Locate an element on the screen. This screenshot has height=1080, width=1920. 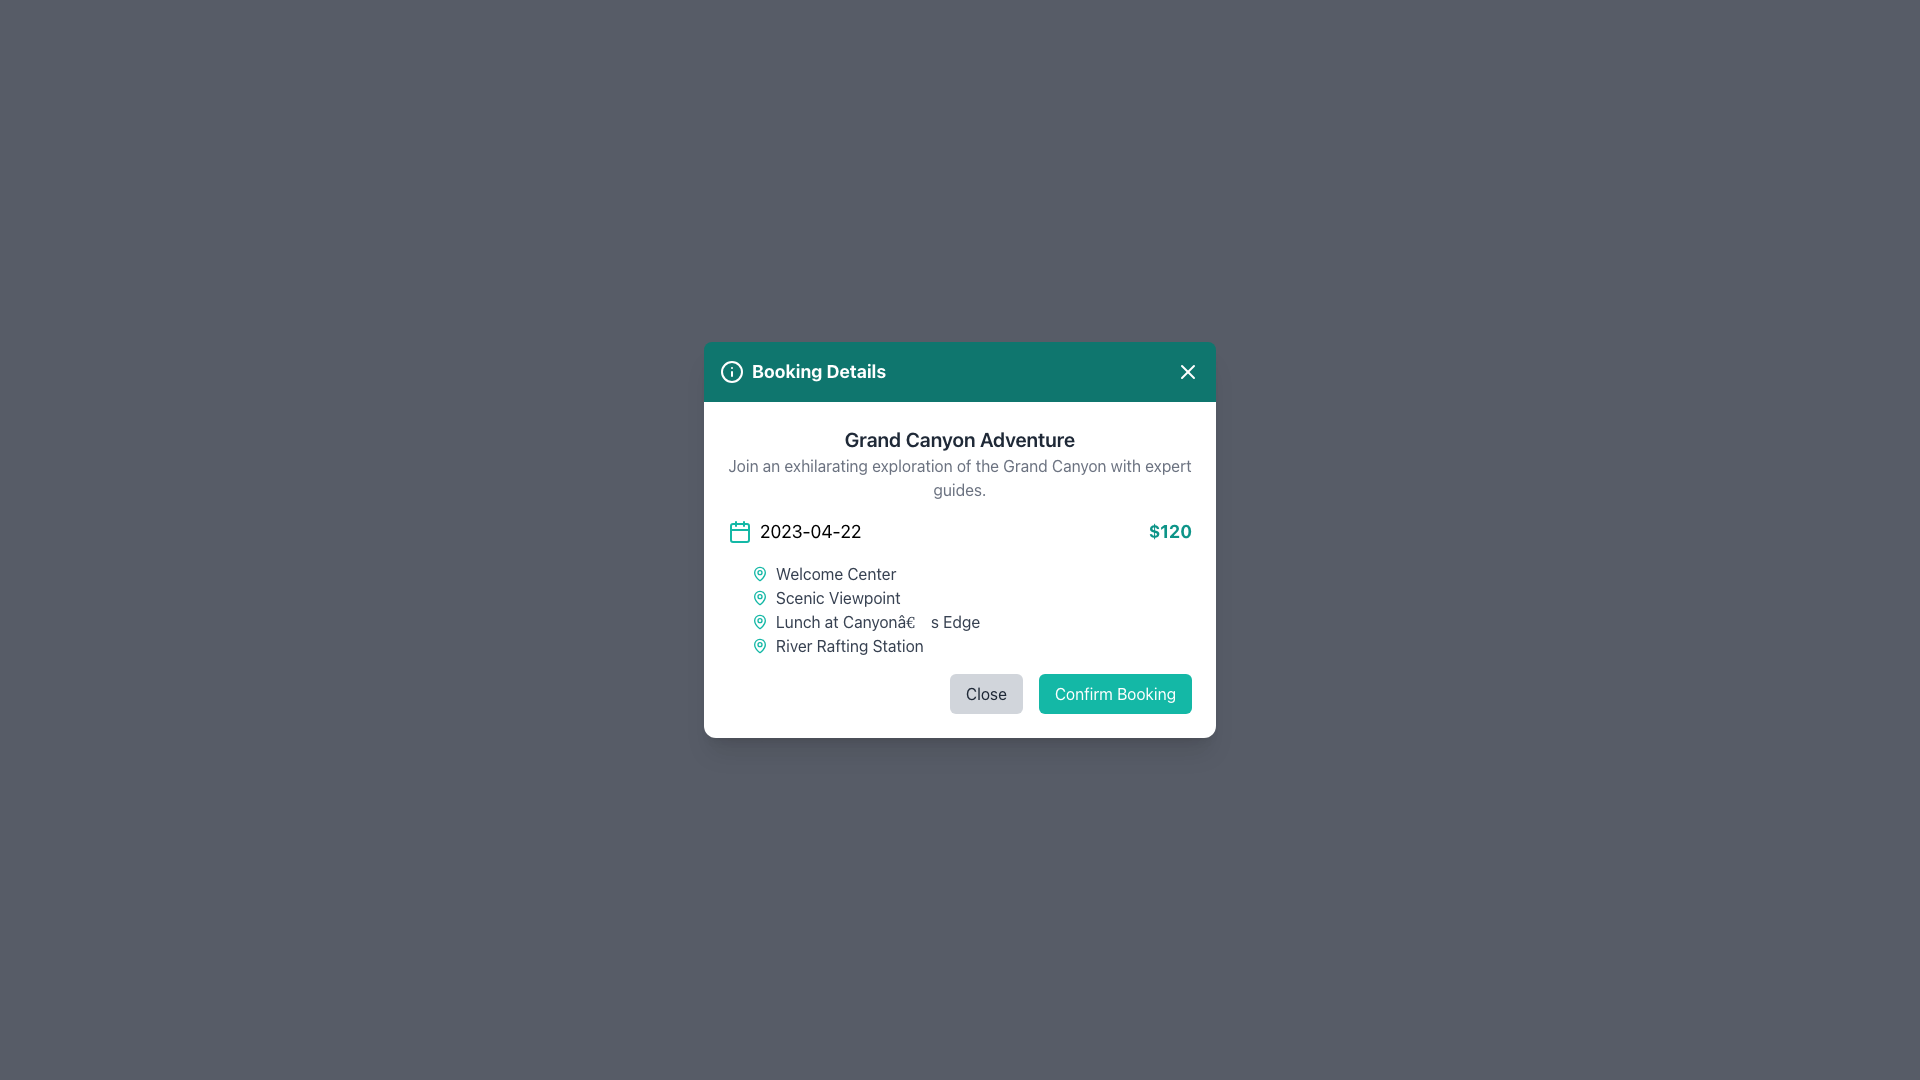
the circular teal Icon component located in the header of the 'Booking Details' popup window is located at coordinates (730, 371).